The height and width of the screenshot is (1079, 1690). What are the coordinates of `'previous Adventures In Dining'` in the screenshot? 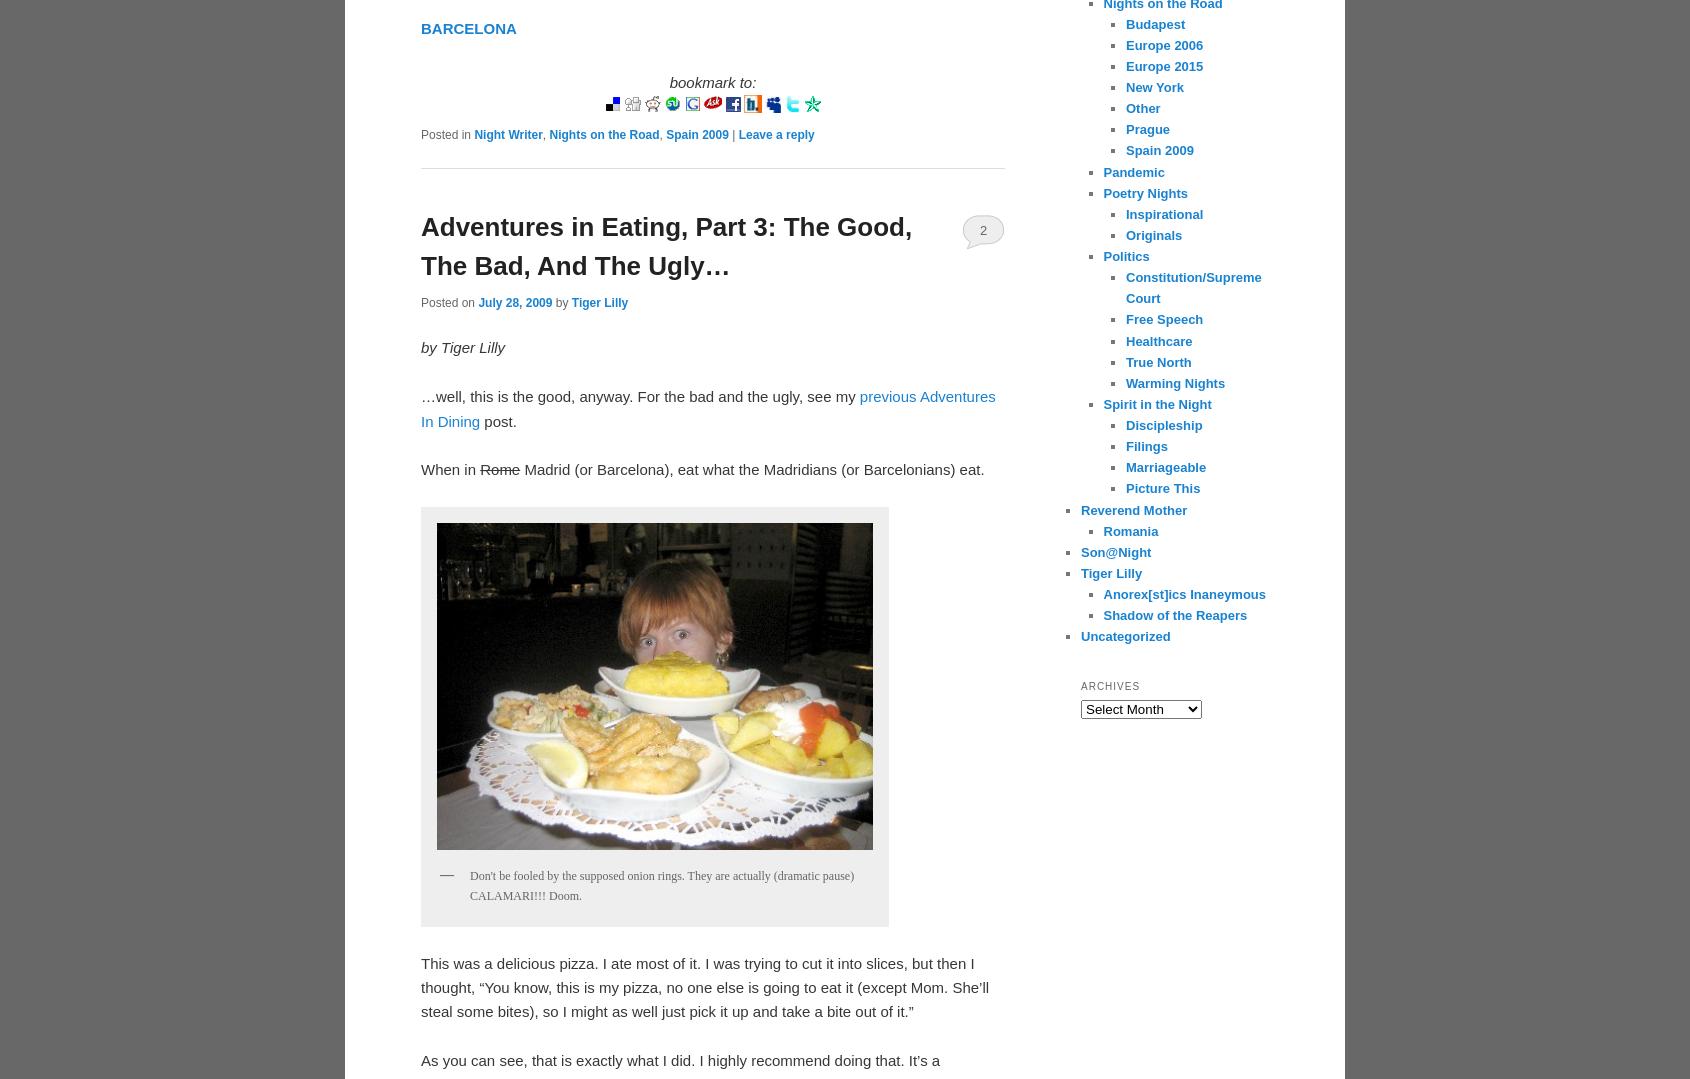 It's located at (419, 407).